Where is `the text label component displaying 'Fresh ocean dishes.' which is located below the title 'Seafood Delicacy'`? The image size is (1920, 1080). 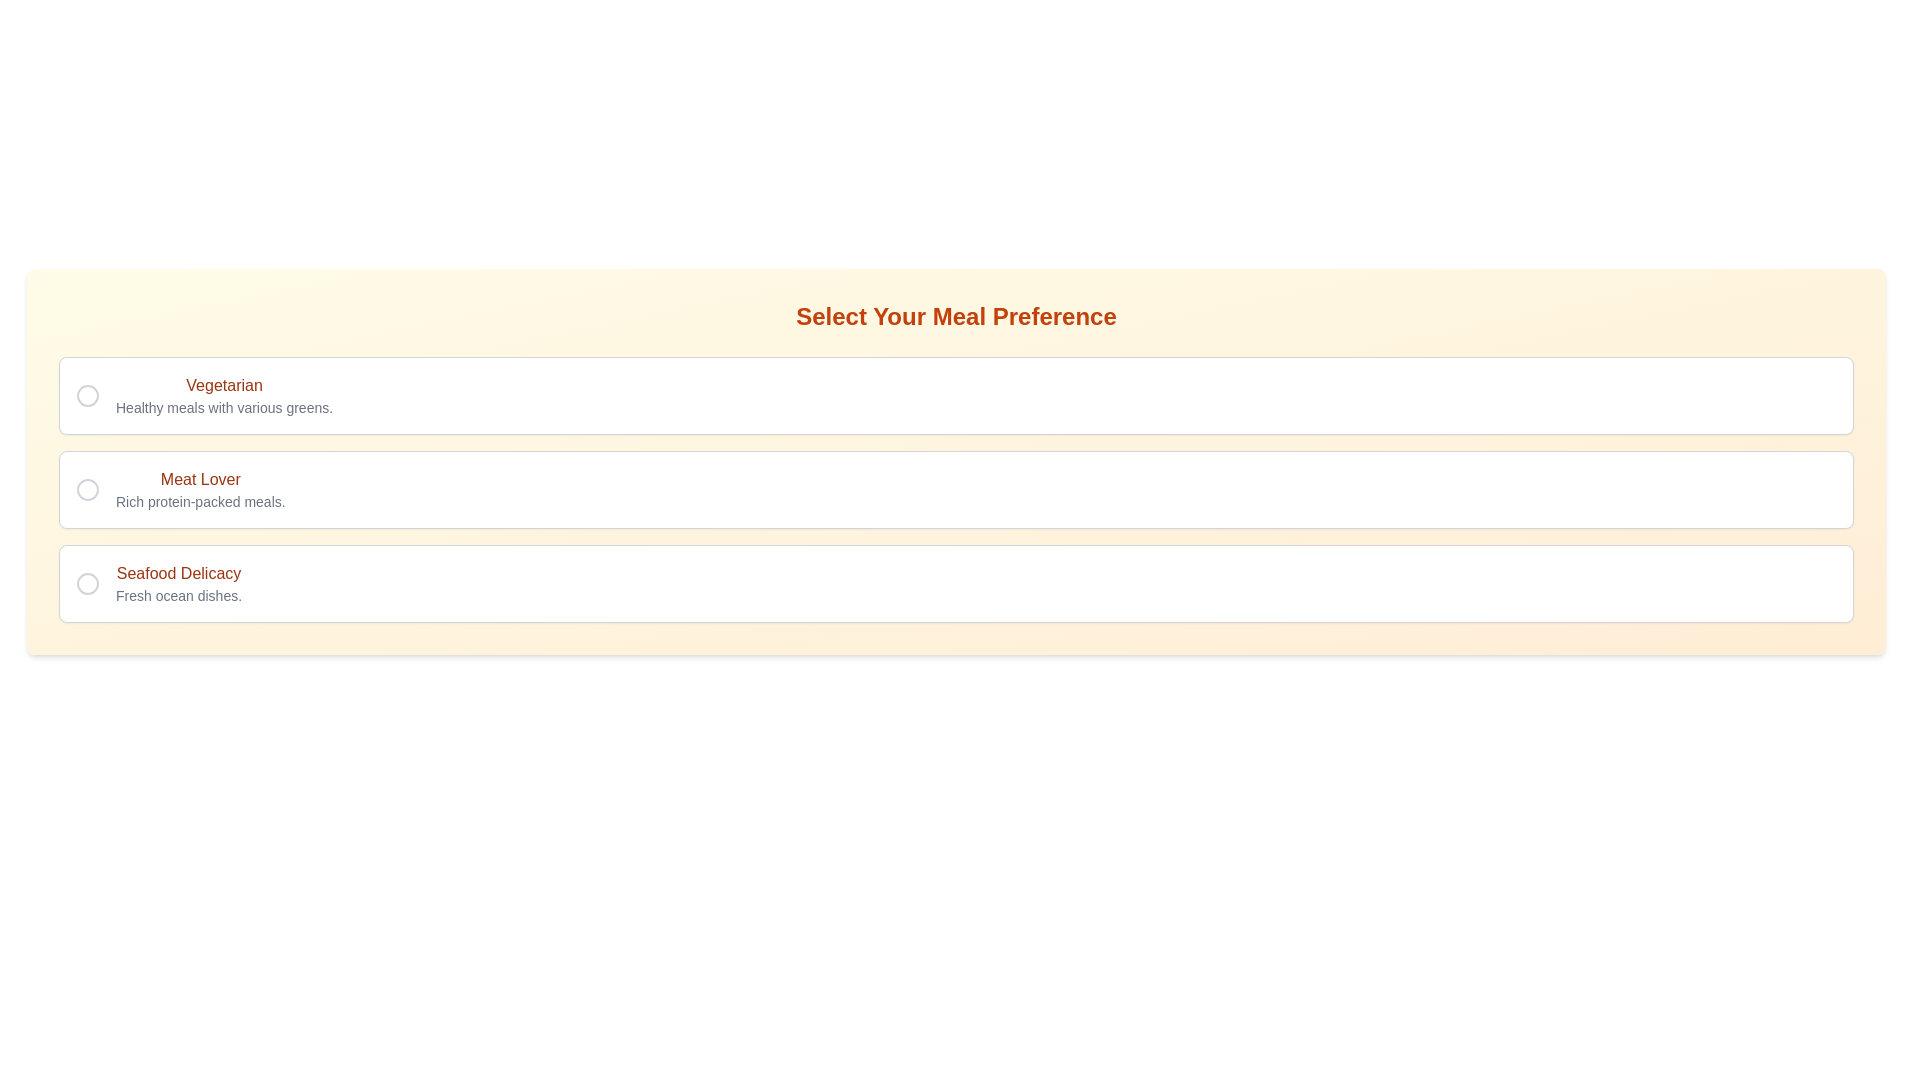
the text label component displaying 'Fresh ocean dishes.' which is located below the title 'Seafood Delicacy' is located at coordinates (178, 595).